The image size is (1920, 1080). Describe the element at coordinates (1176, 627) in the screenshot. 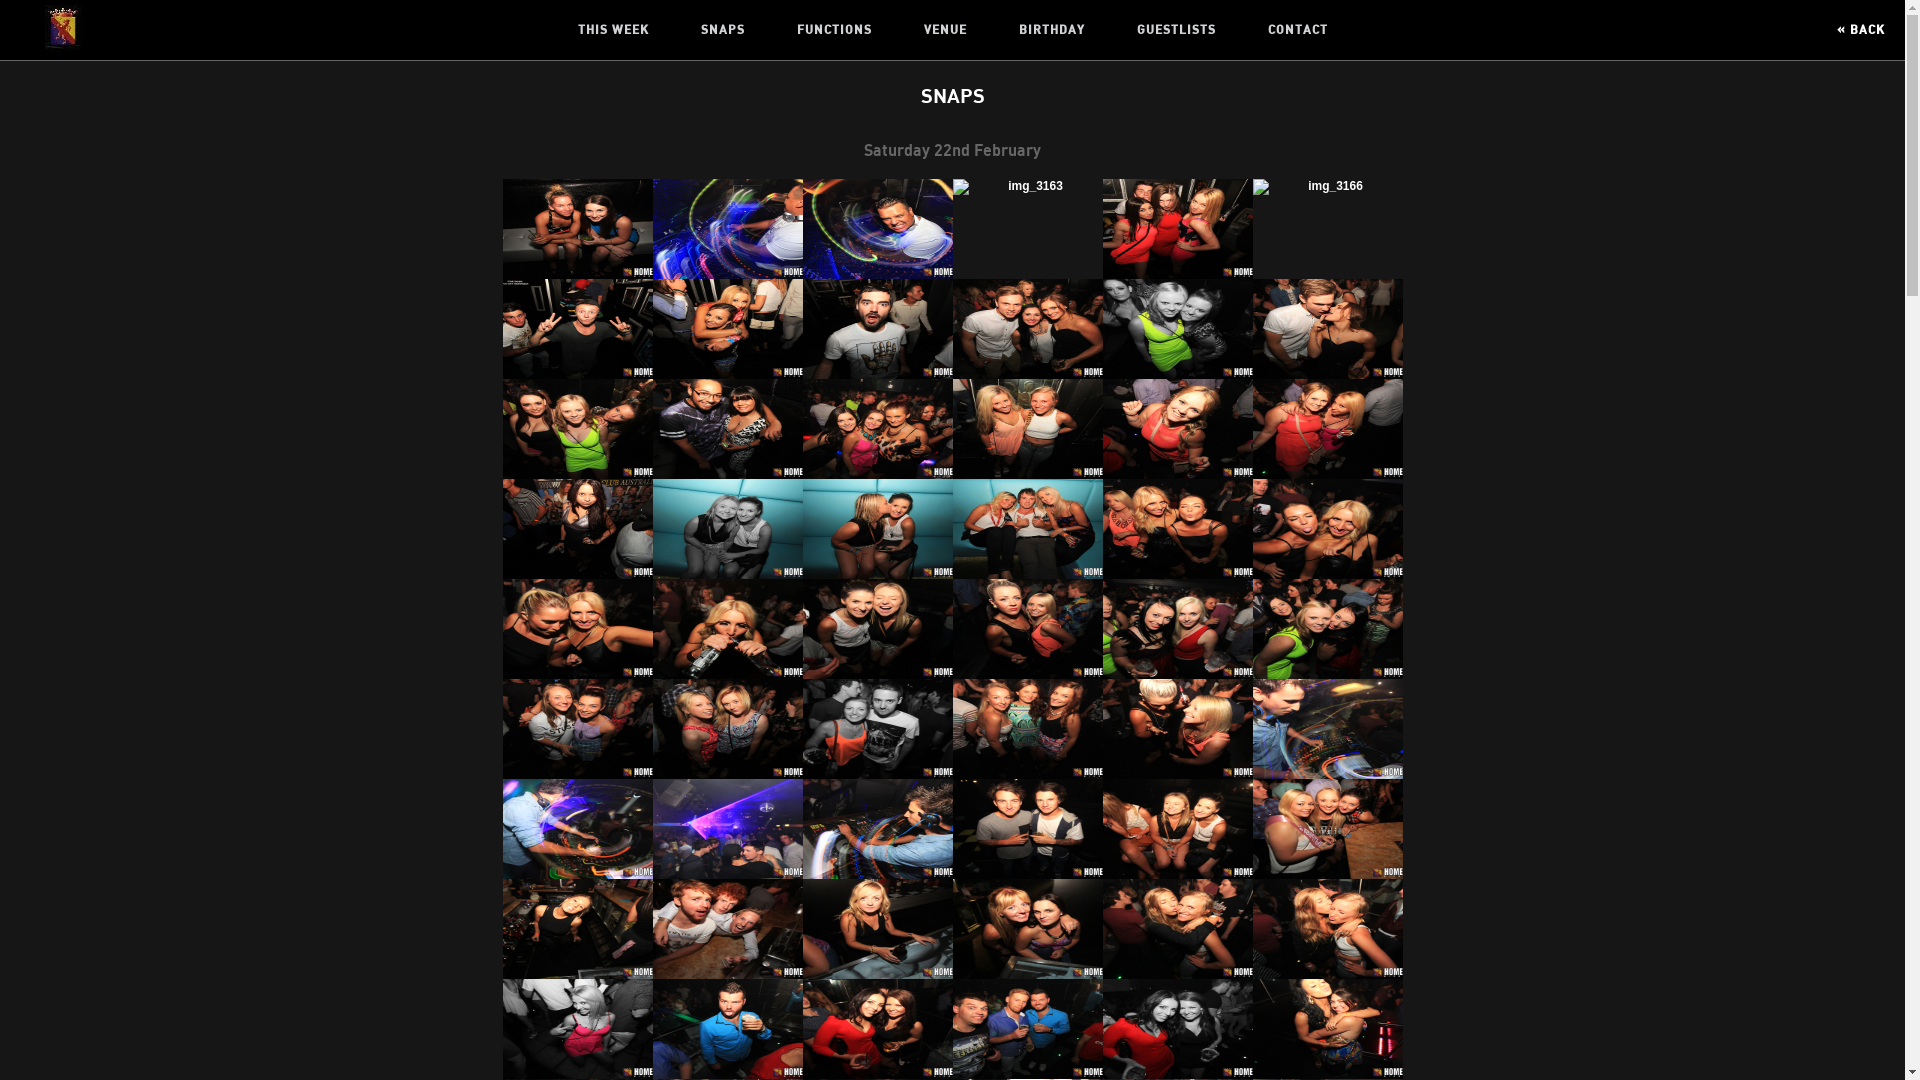

I see `' '` at that location.